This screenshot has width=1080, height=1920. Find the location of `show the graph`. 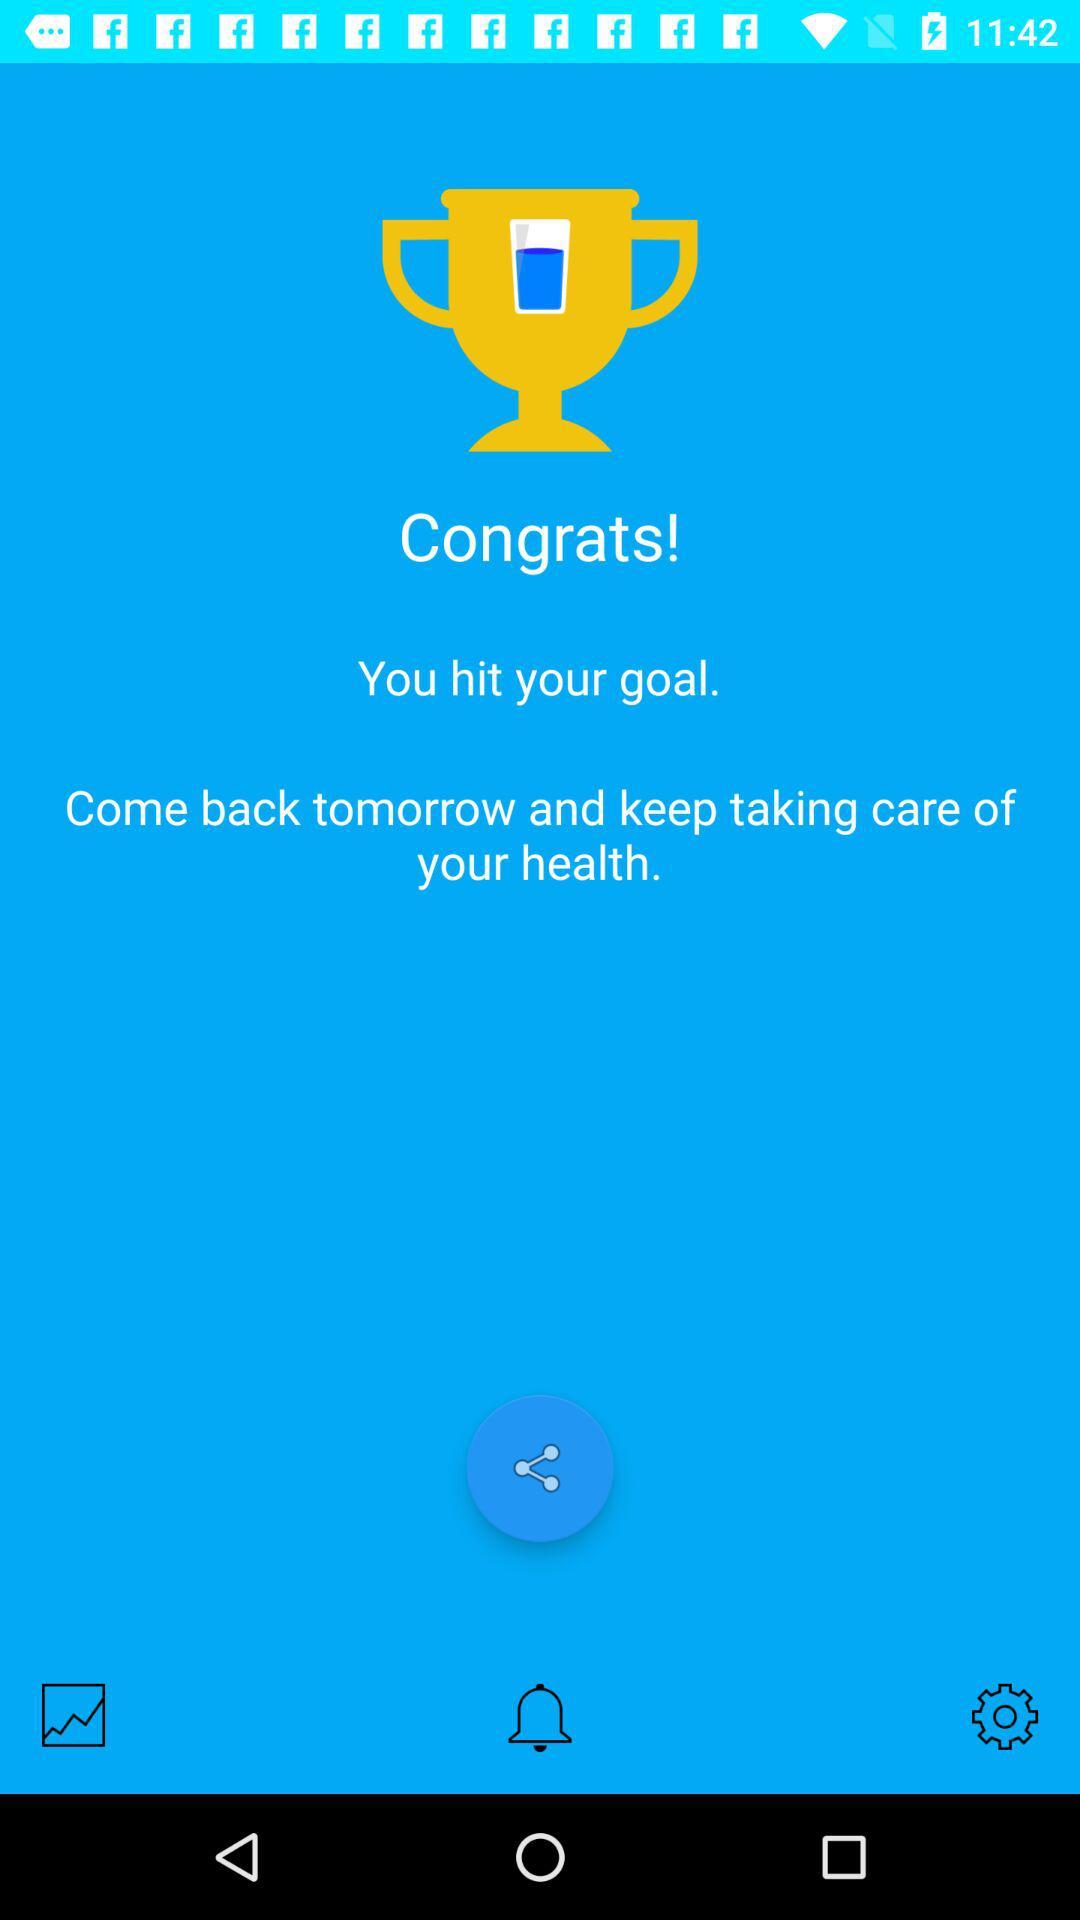

show the graph is located at coordinates (72, 1714).